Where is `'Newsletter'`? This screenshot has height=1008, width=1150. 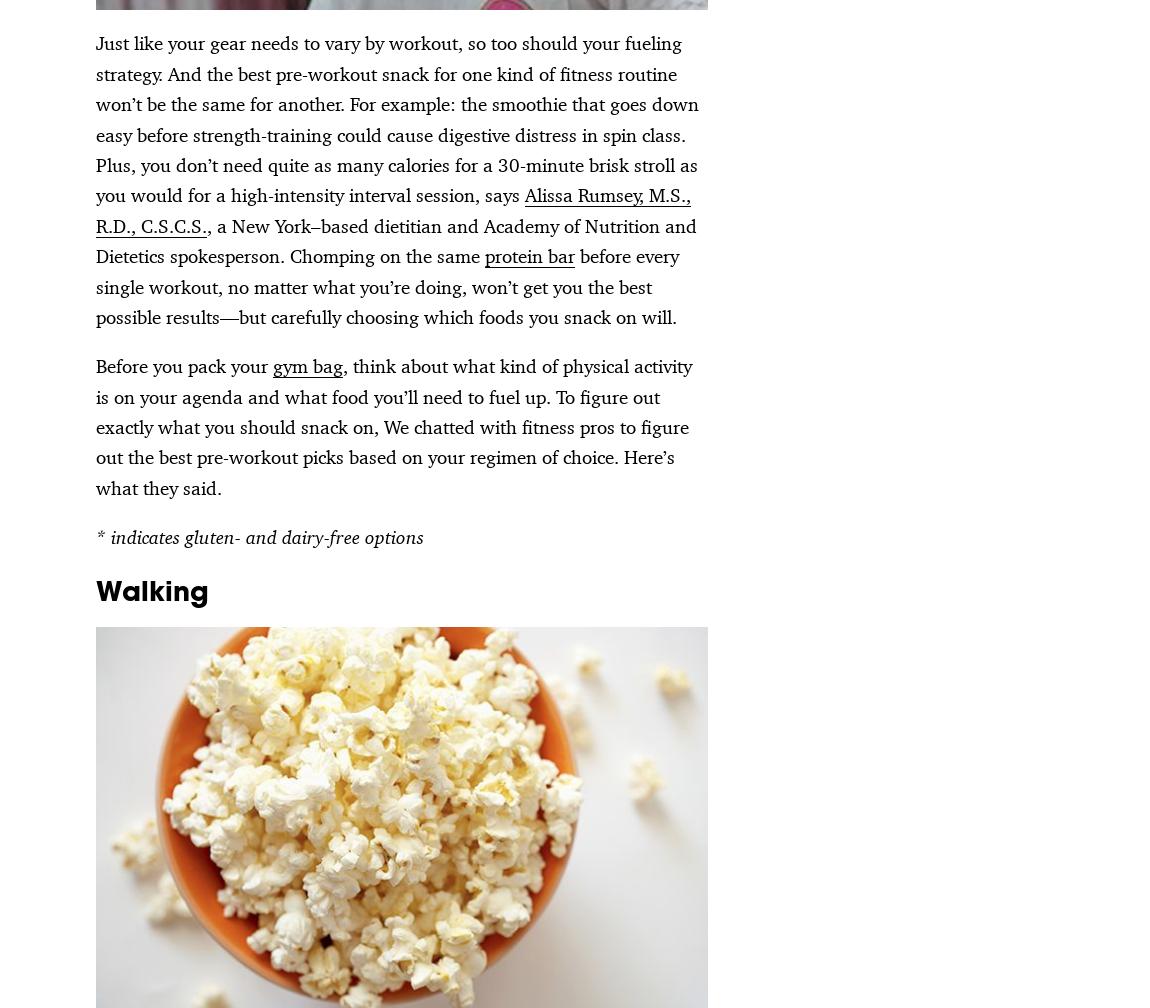 'Newsletter' is located at coordinates (339, 805).